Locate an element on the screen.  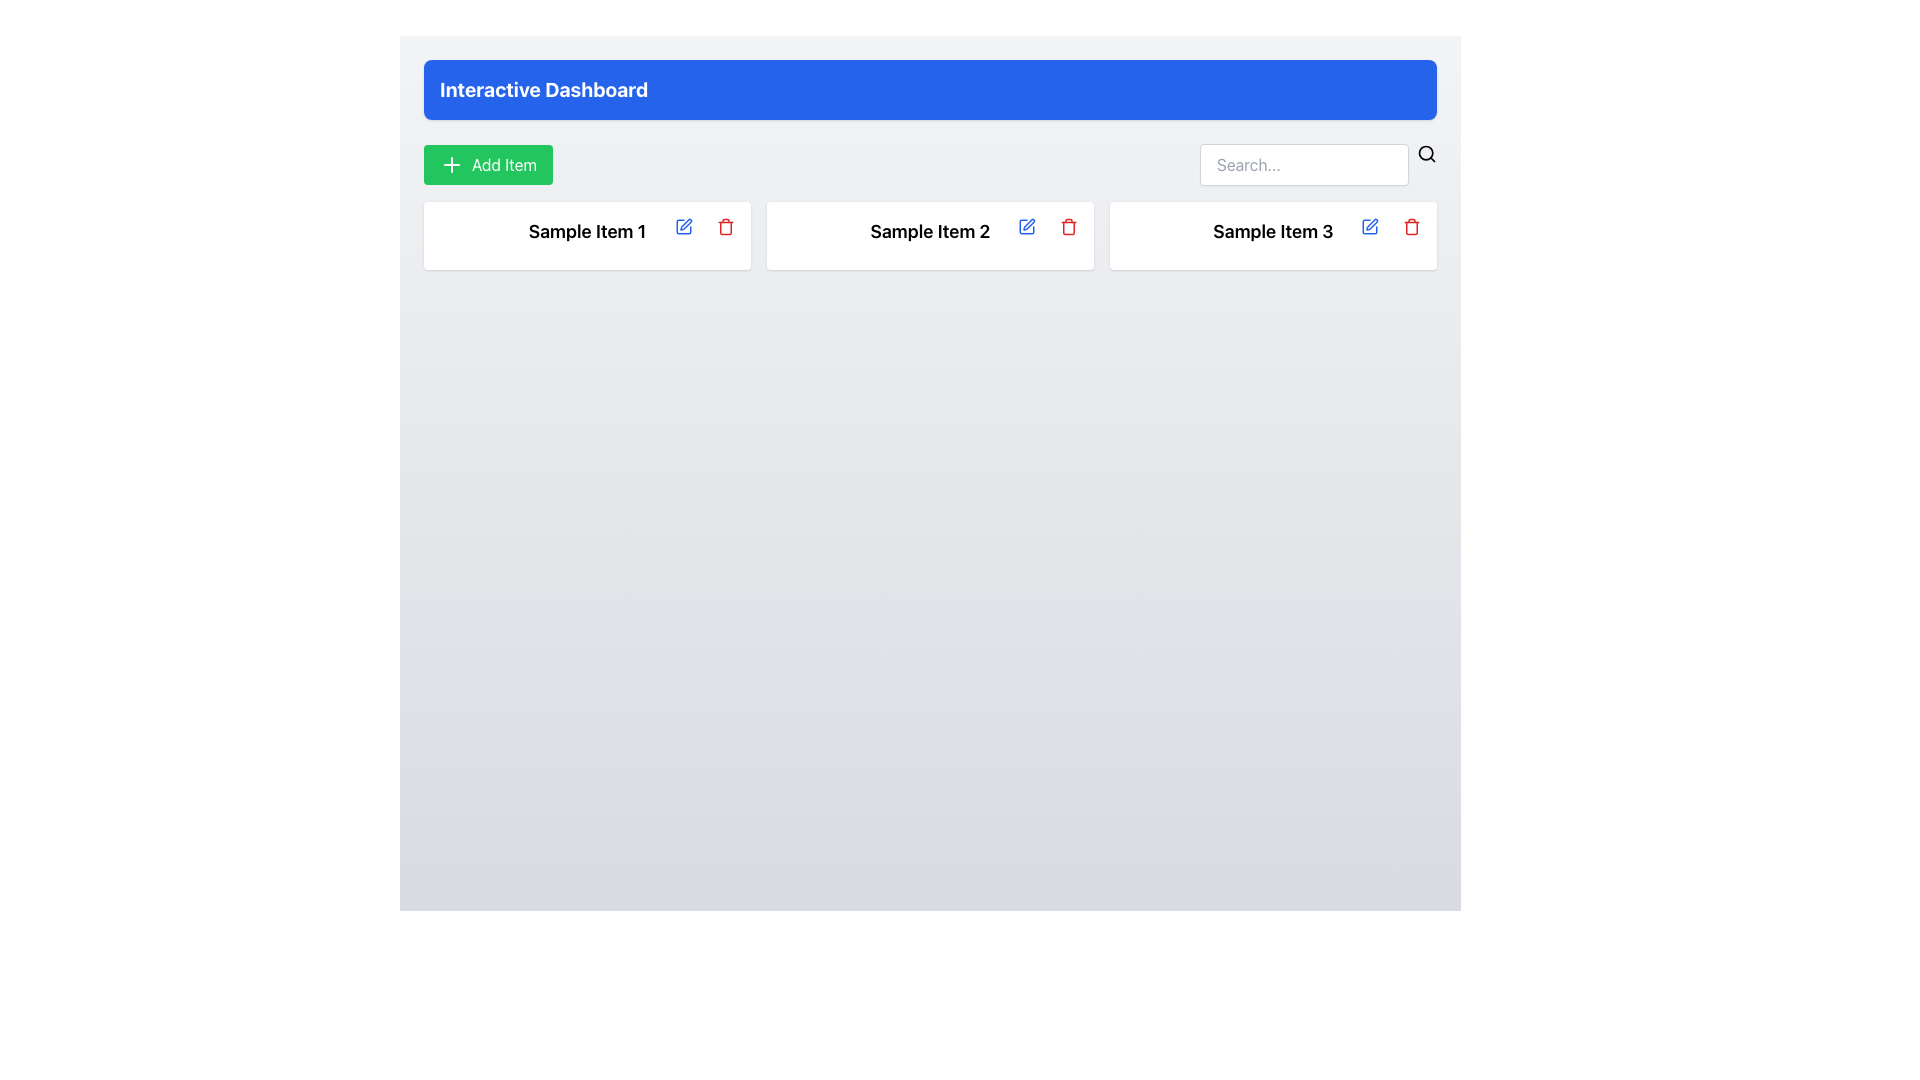
the text label displaying 'Interactive Dashboard' to check for additional interactivity is located at coordinates (544, 88).